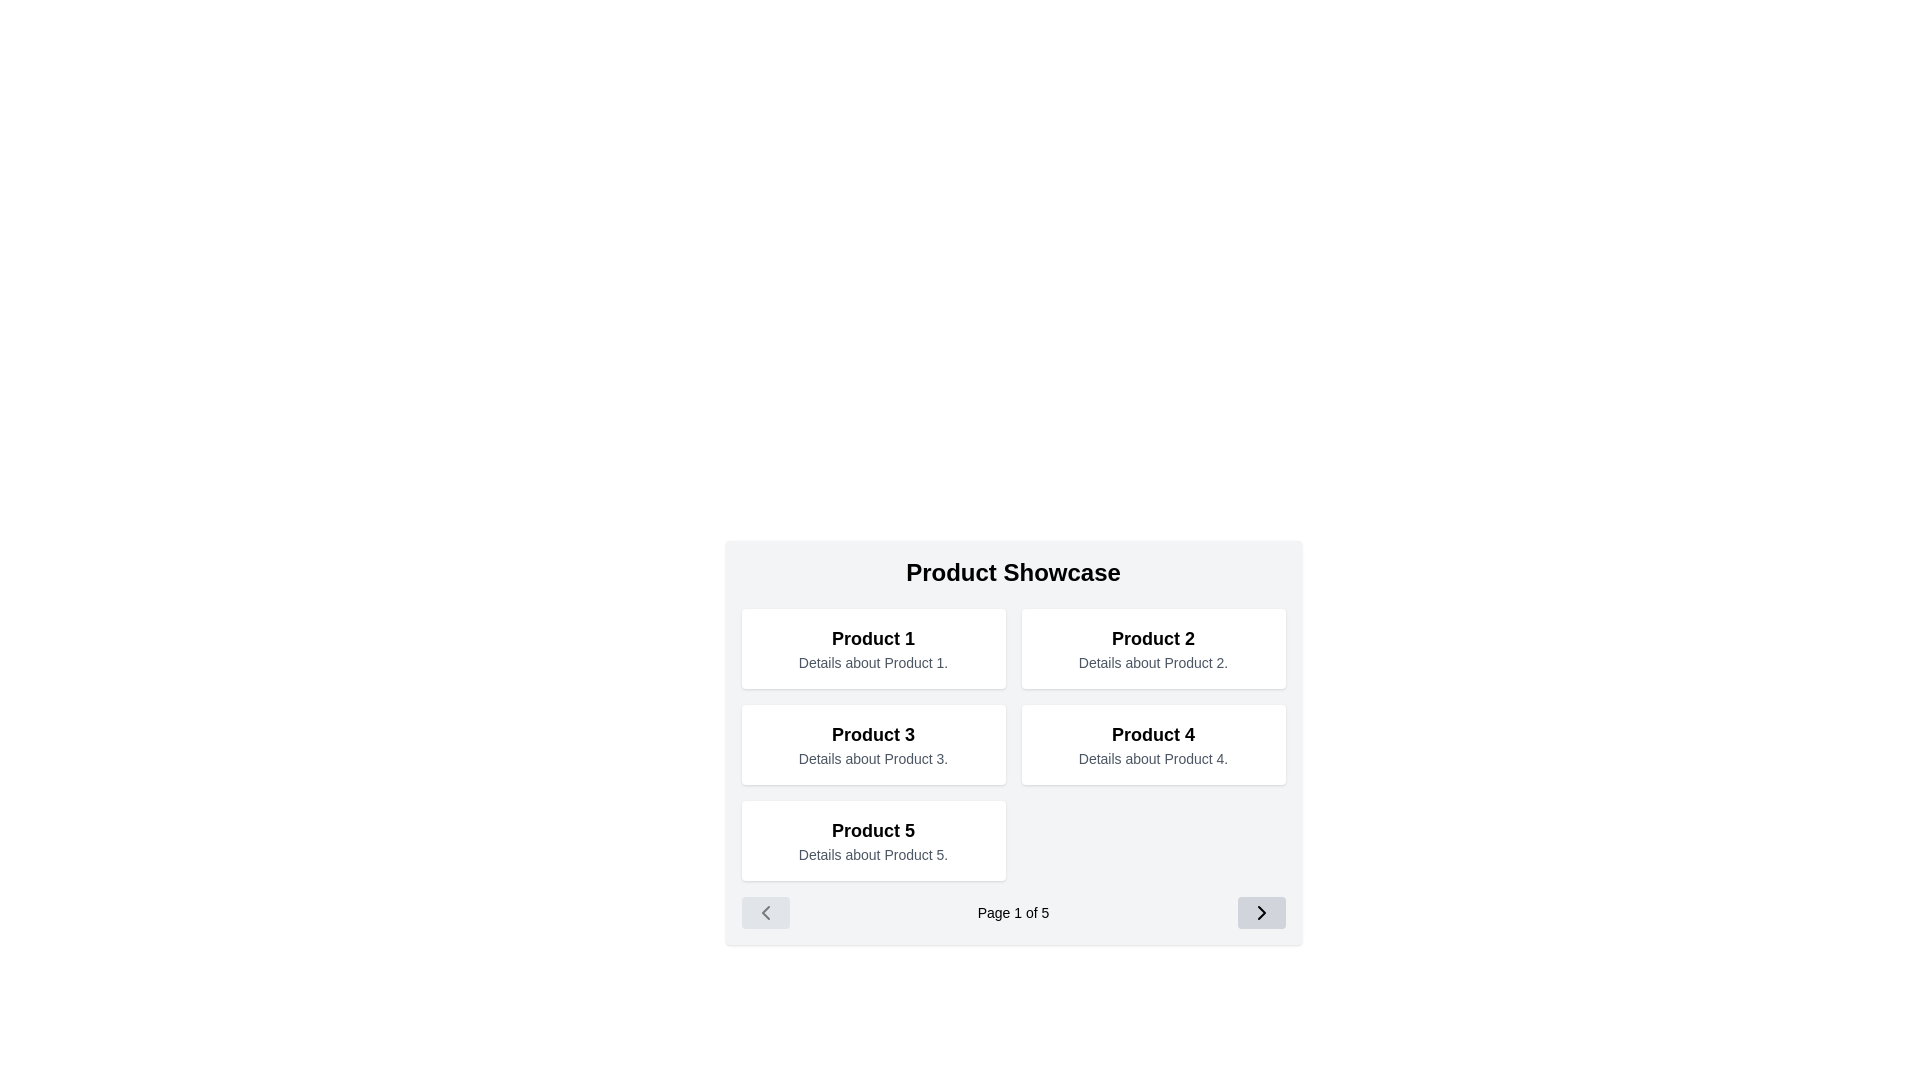 The width and height of the screenshot is (1920, 1080). Describe the element at coordinates (764, 913) in the screenshot. I see `the left-pointing chevron icon button with a thin black outline and light-gray shade in the navigation bar to observe the hover effect` at that location.